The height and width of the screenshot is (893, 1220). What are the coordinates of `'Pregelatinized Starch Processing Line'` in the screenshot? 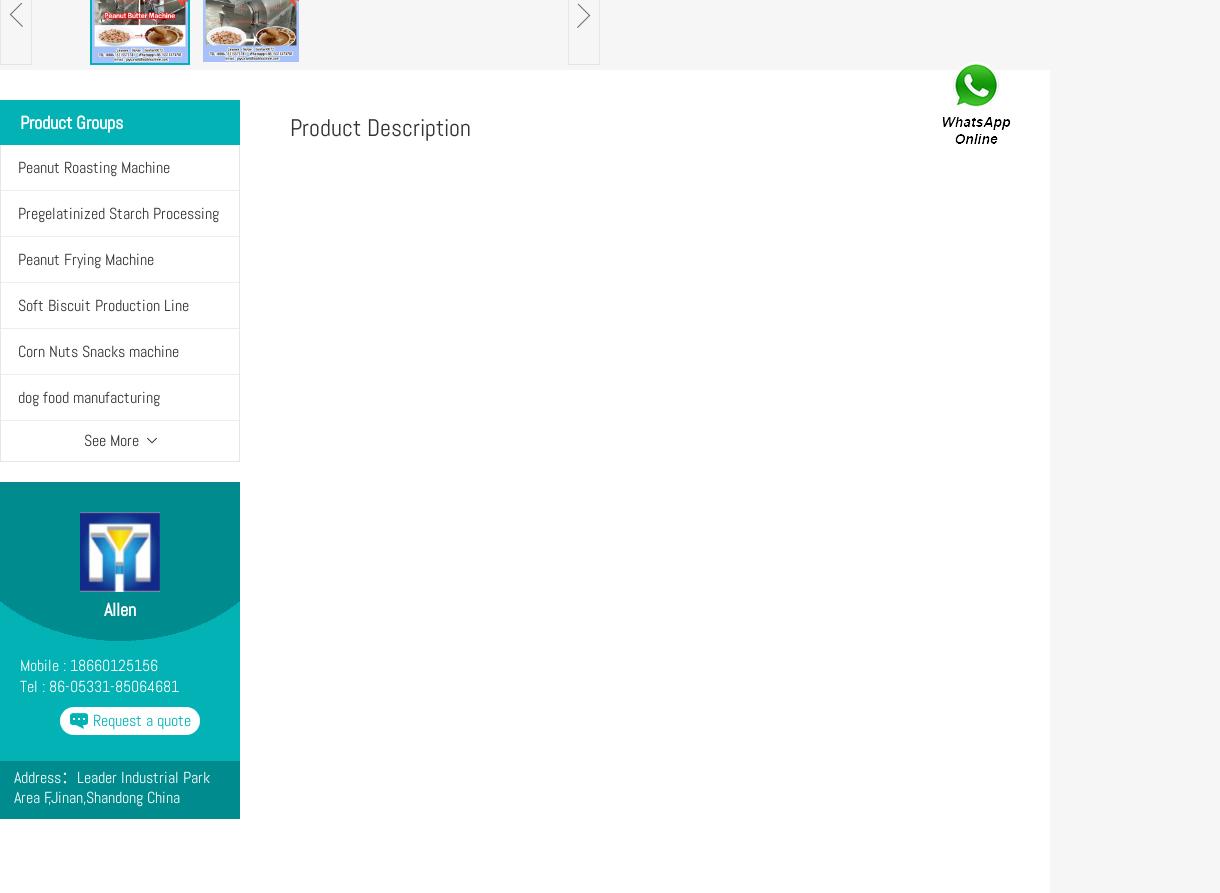 It's located at (118, 235).